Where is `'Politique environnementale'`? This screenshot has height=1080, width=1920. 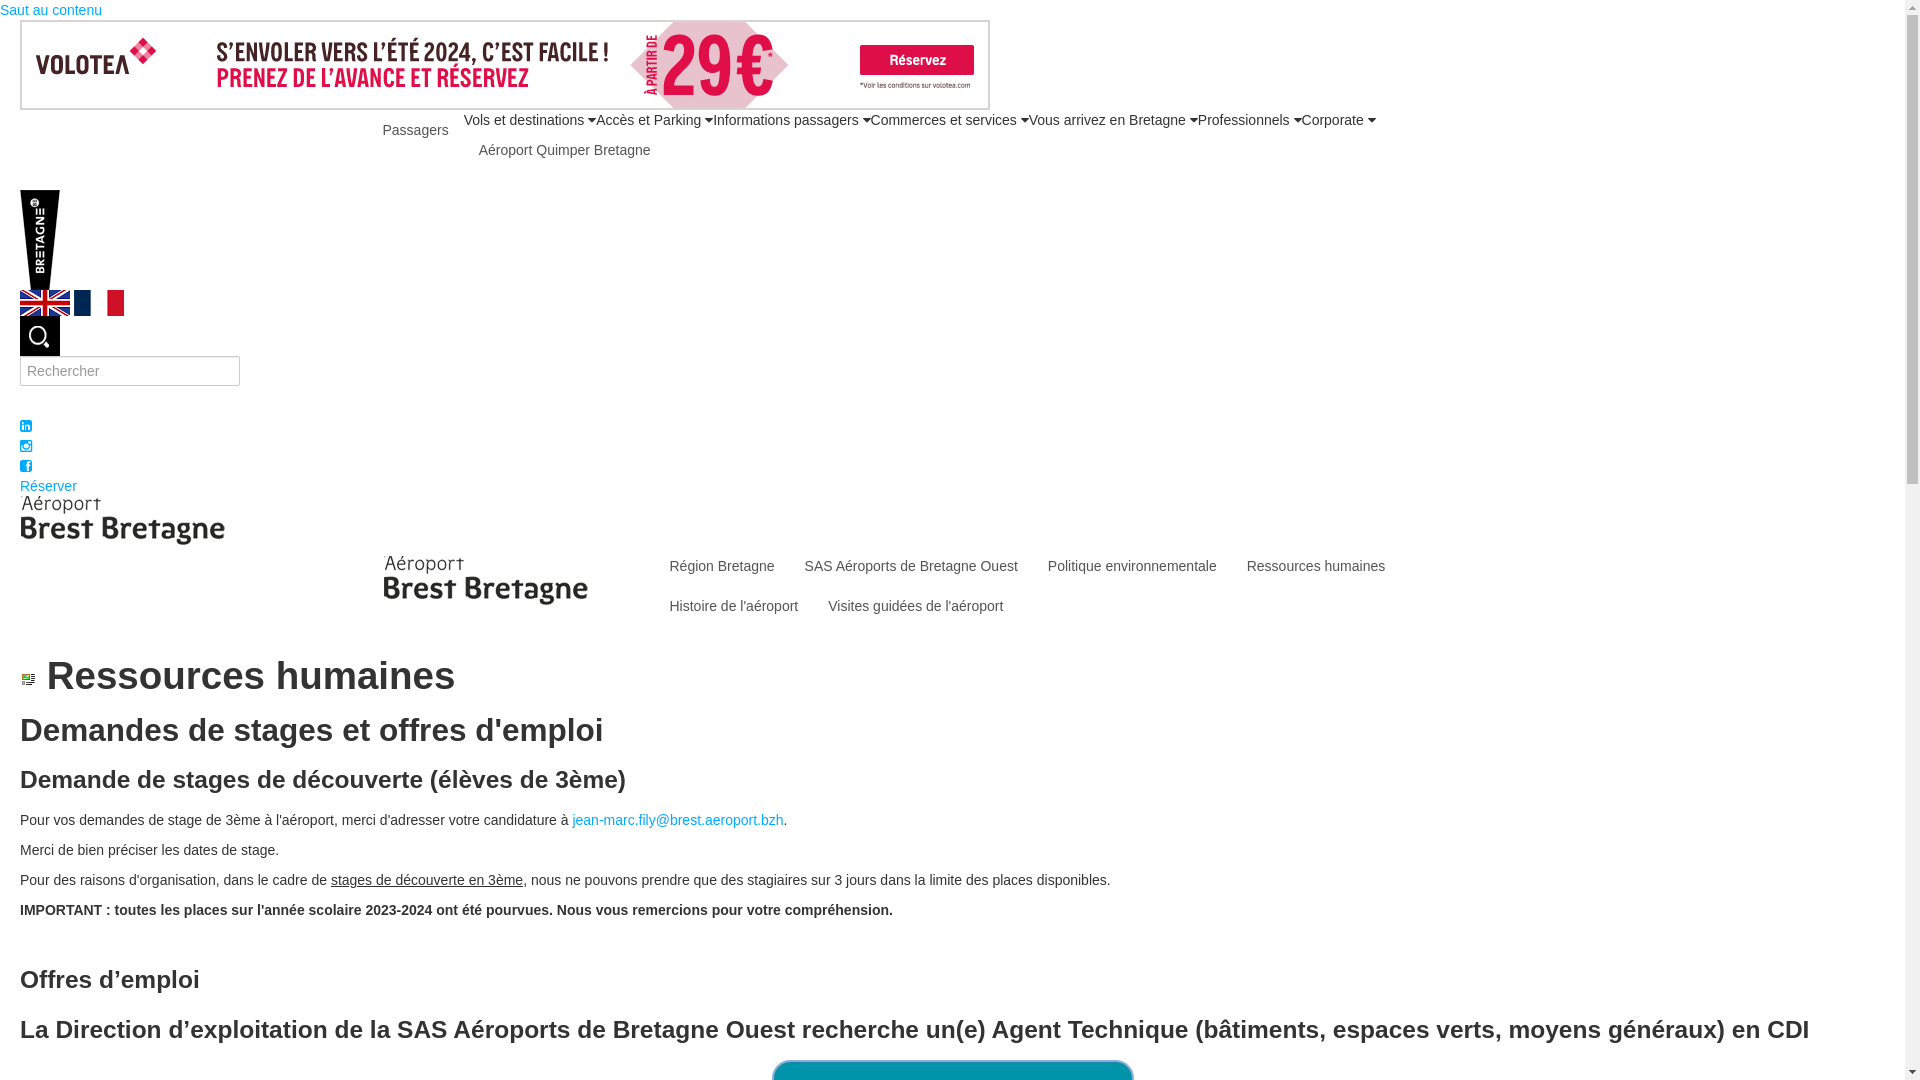
'Politique environnementale' is located at coordinates (1032, 566).